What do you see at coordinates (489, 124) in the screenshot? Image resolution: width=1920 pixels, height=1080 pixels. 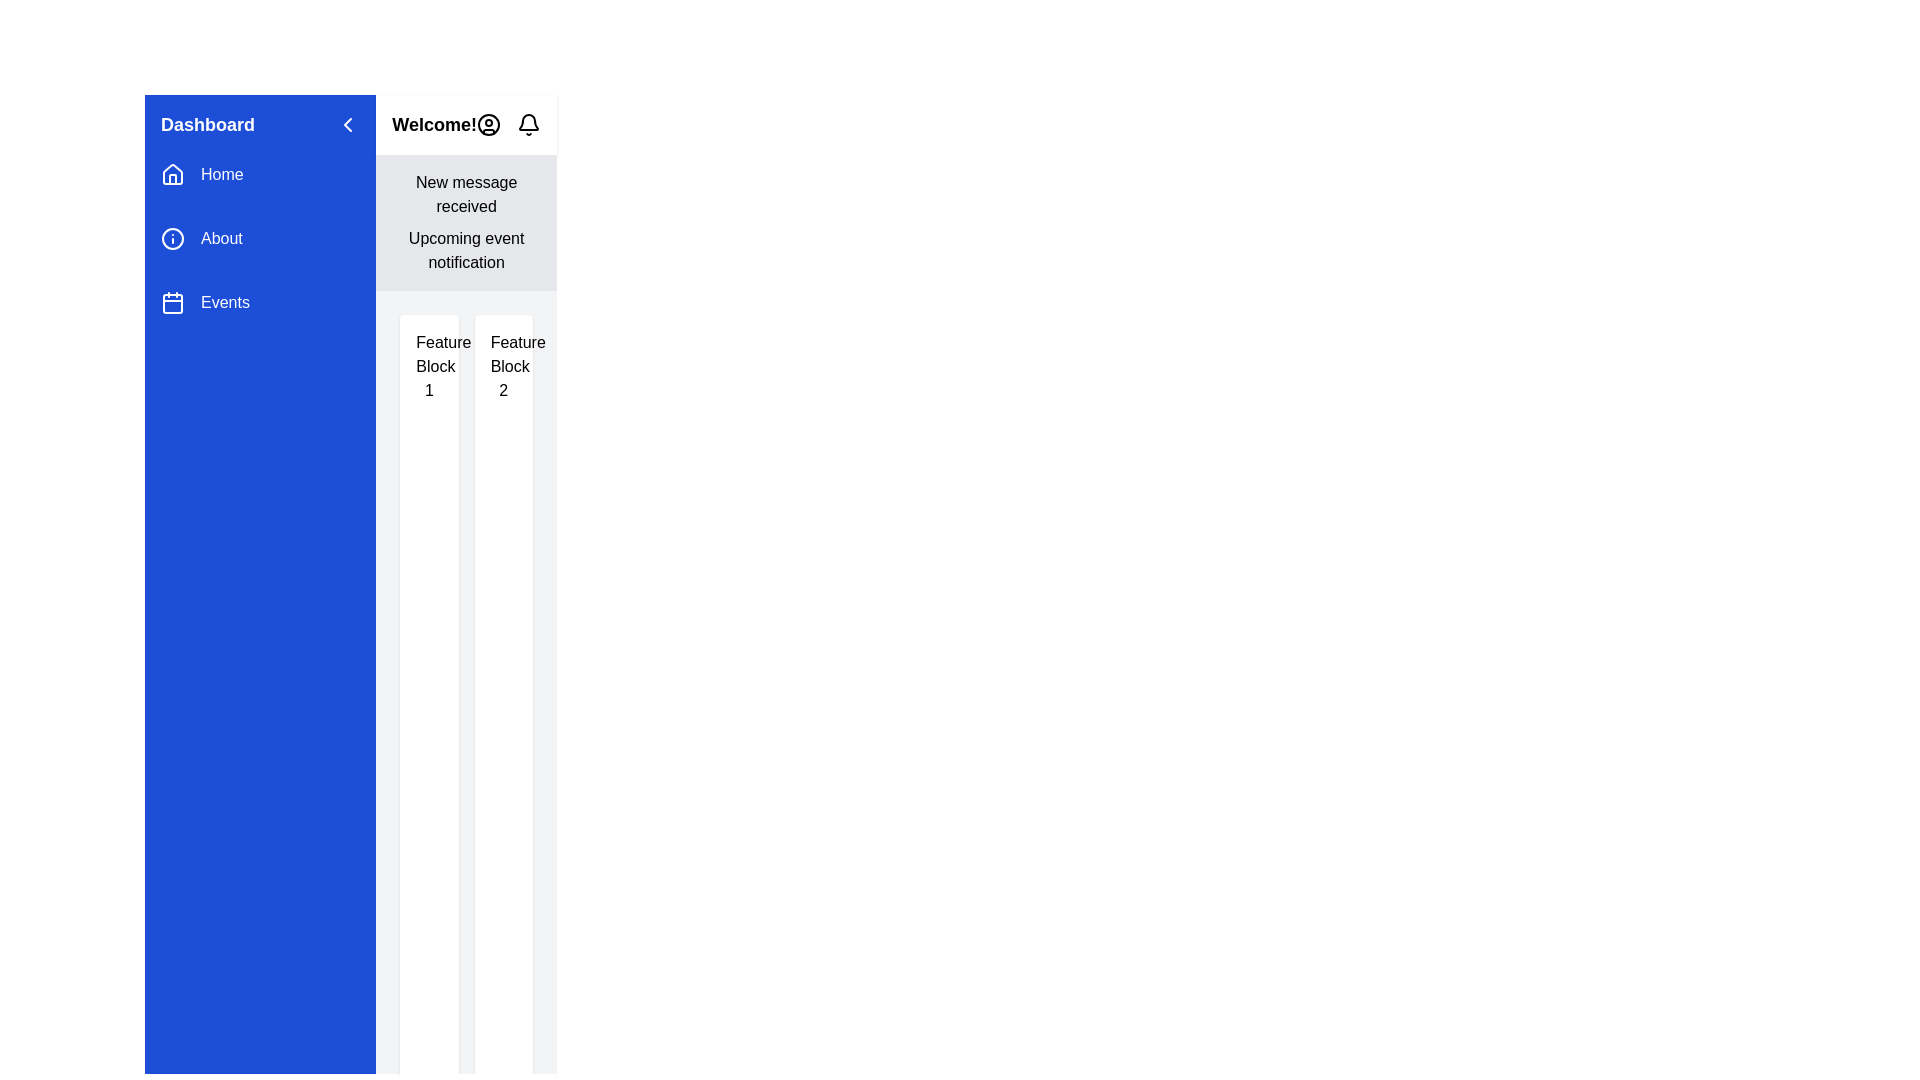 I see `the user profile icon located at the leftmost position of the top bar` at bounding box center [489, 124].